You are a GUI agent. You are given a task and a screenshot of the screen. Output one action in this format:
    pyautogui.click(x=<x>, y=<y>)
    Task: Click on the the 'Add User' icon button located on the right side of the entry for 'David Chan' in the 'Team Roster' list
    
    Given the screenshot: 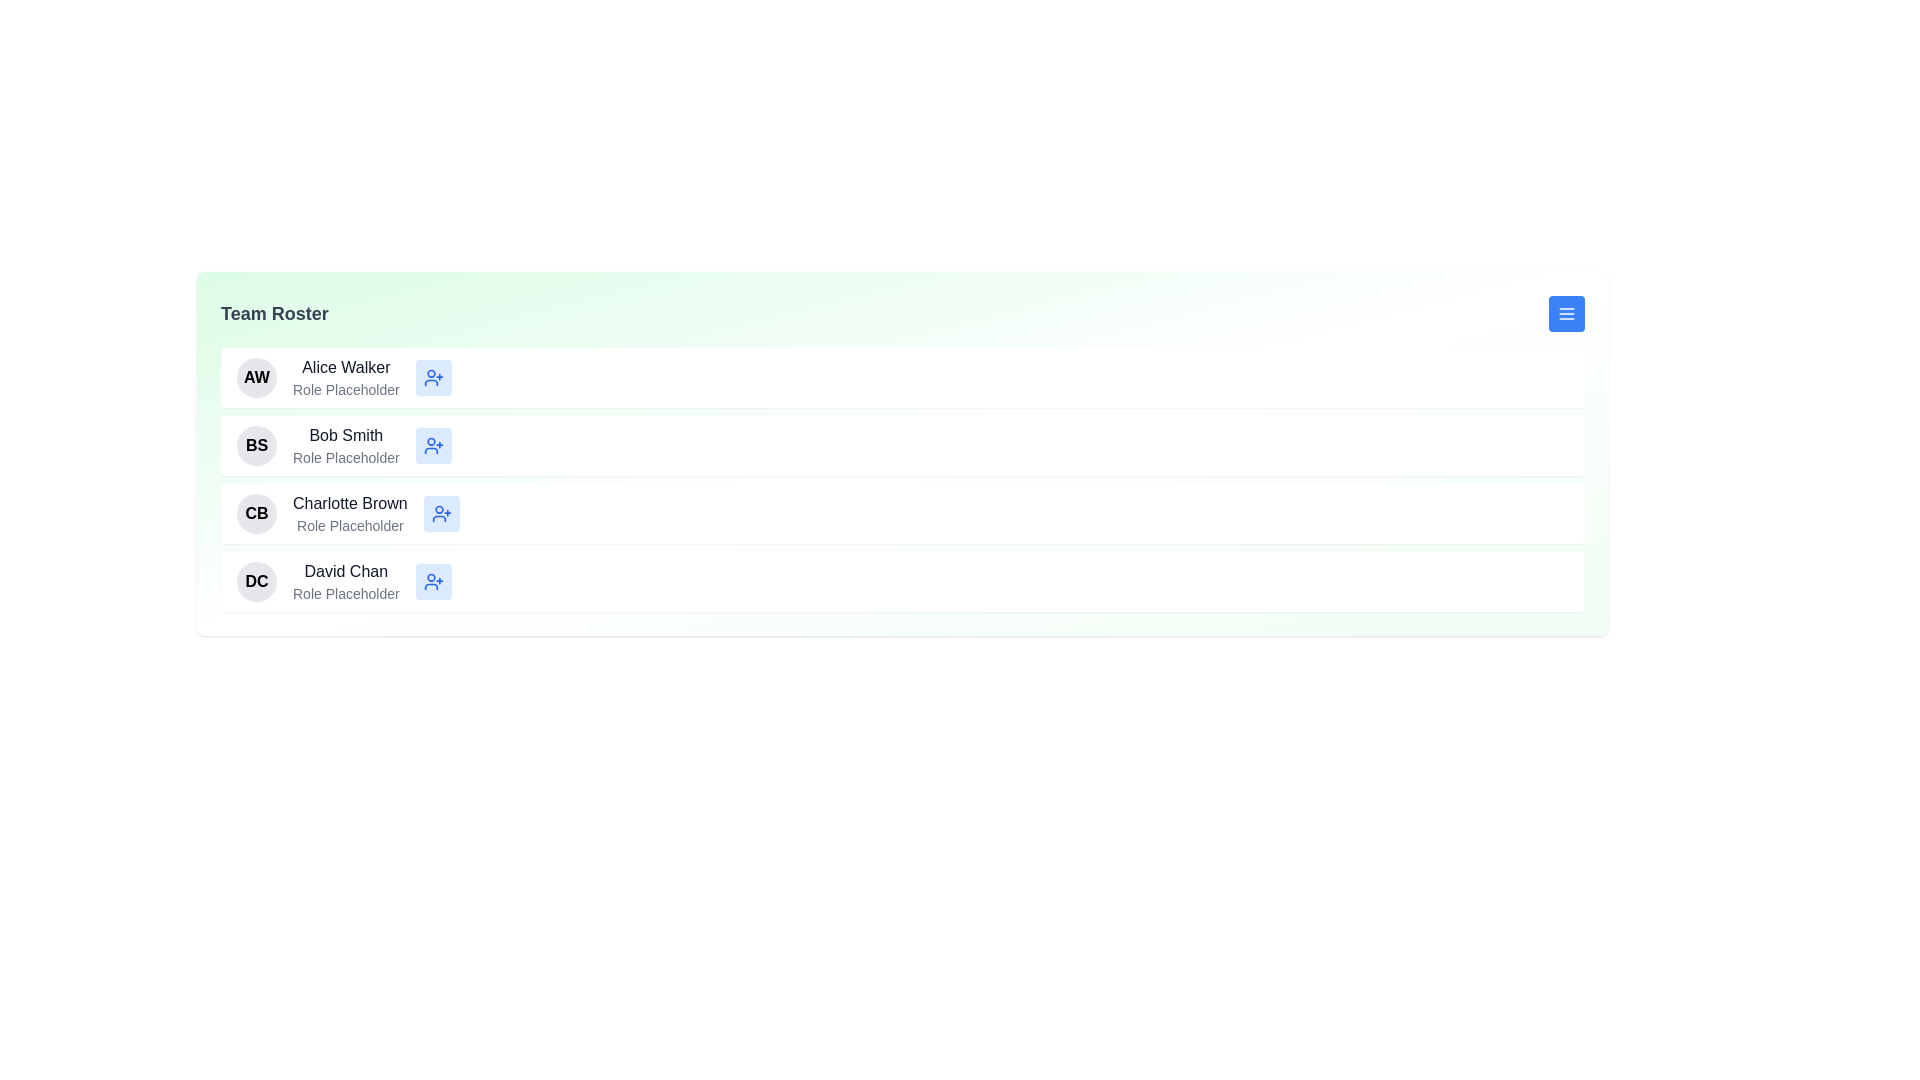 What is the action you would take?
    pyautogui.click(x=432, y=582)
    